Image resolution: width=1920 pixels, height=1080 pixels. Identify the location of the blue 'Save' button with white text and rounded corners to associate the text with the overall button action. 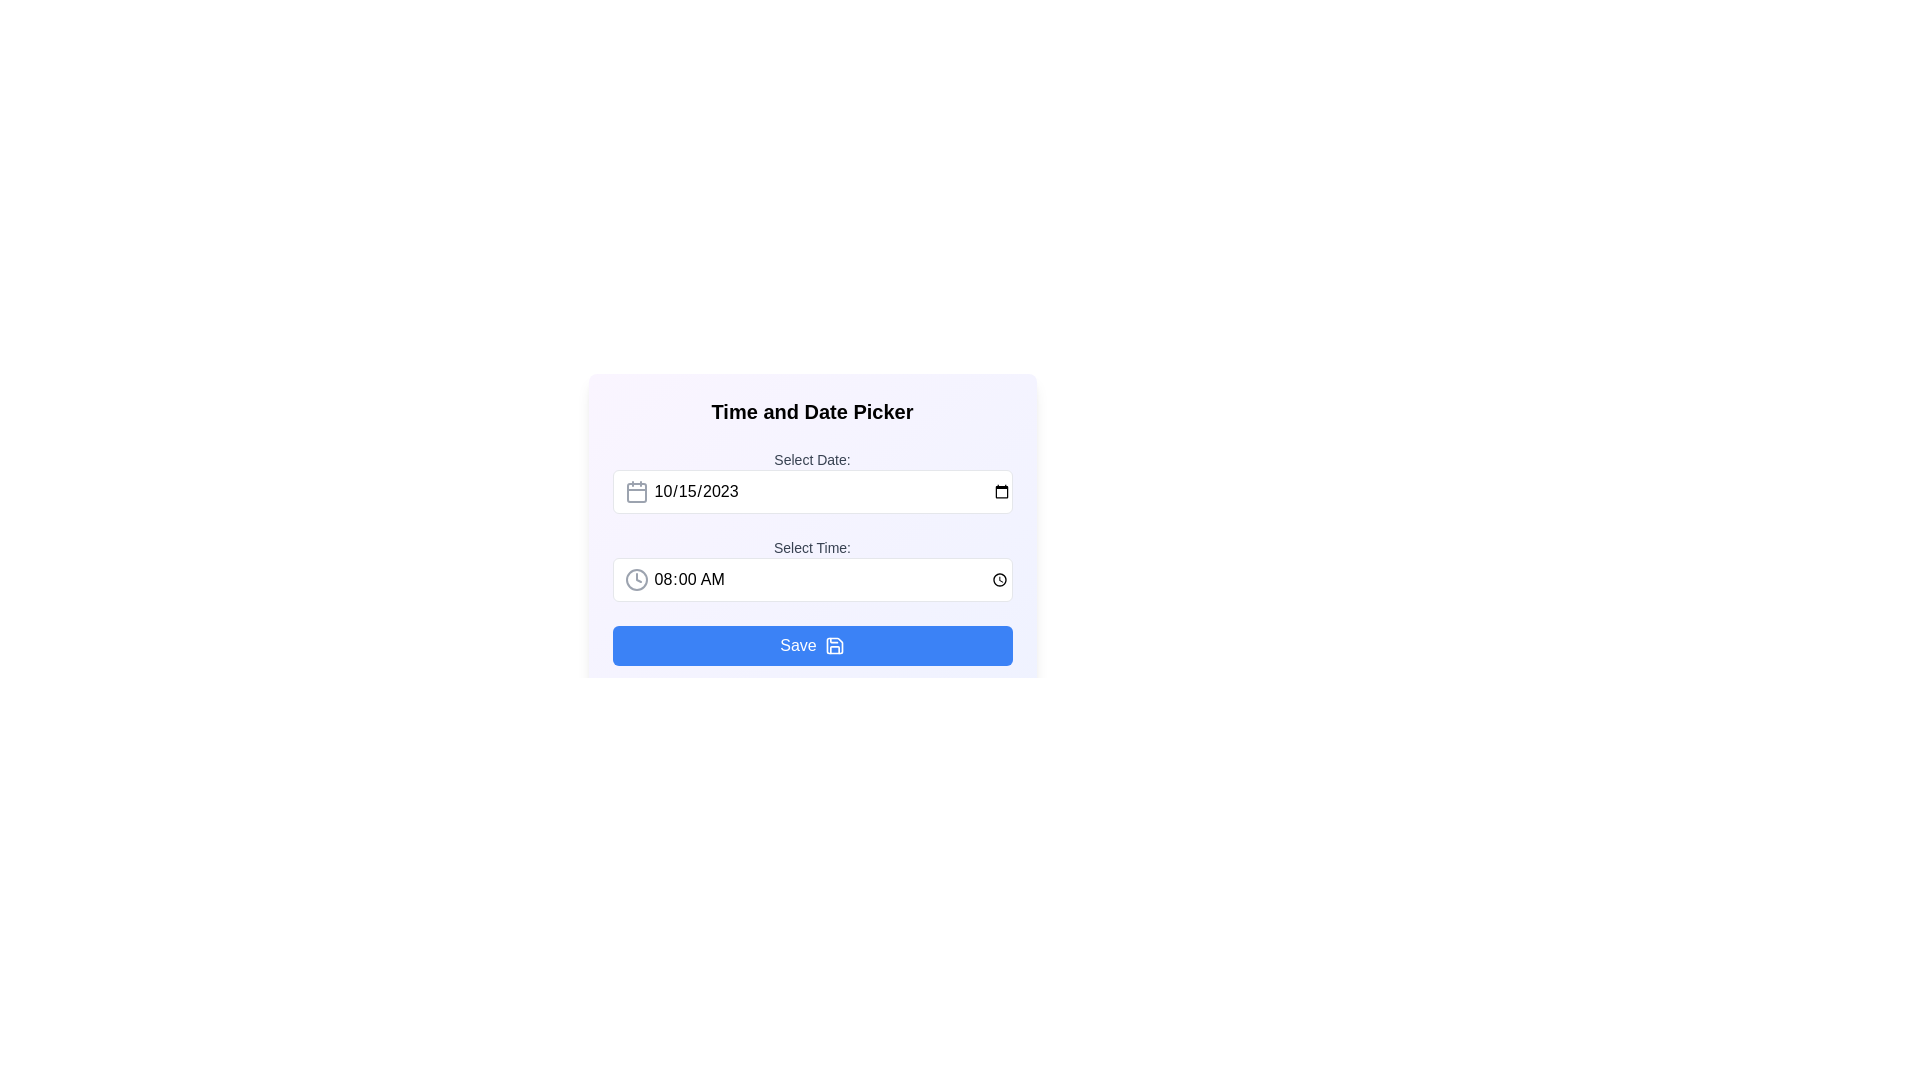
(797, 645).